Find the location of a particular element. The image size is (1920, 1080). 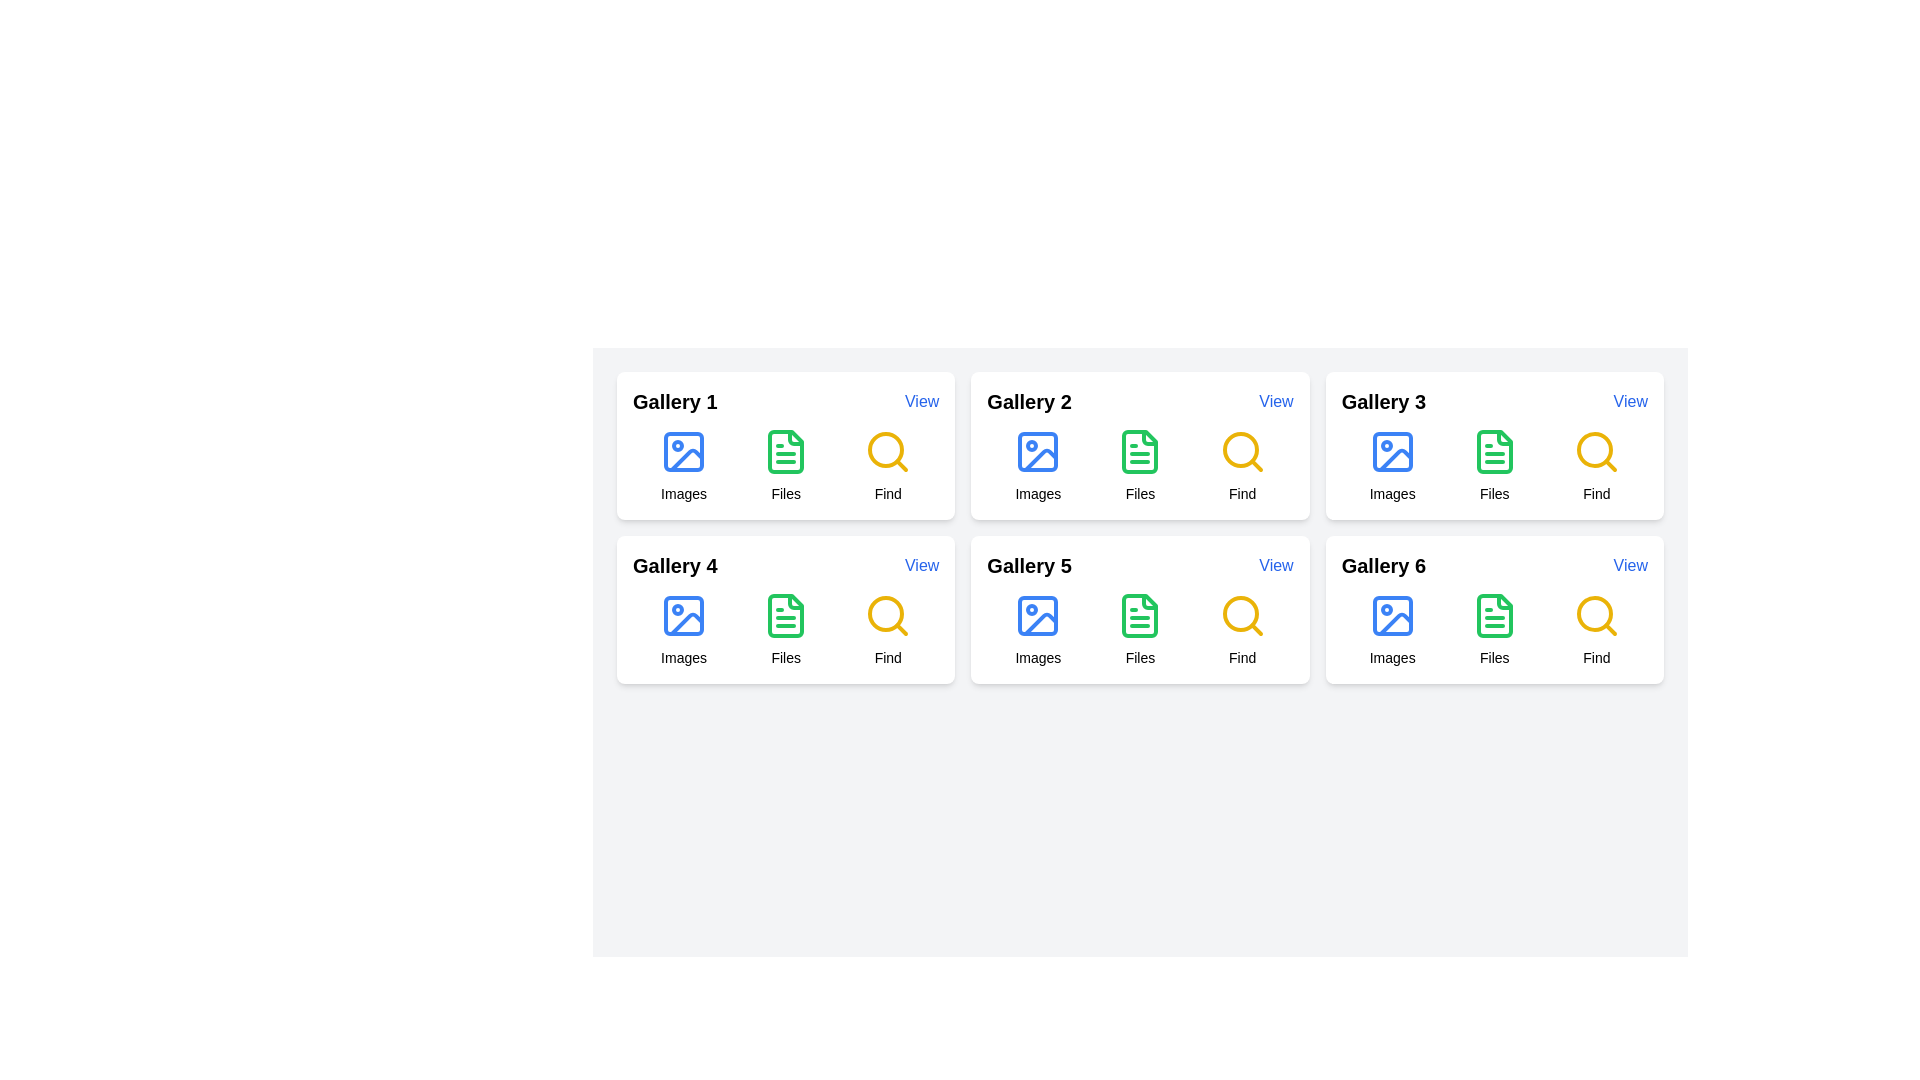

the 'Files' button which has a green outline document icon and is located below 'Gallery 1', positioned between 'Images' and 'Find' is located at coordinates (785, 466).